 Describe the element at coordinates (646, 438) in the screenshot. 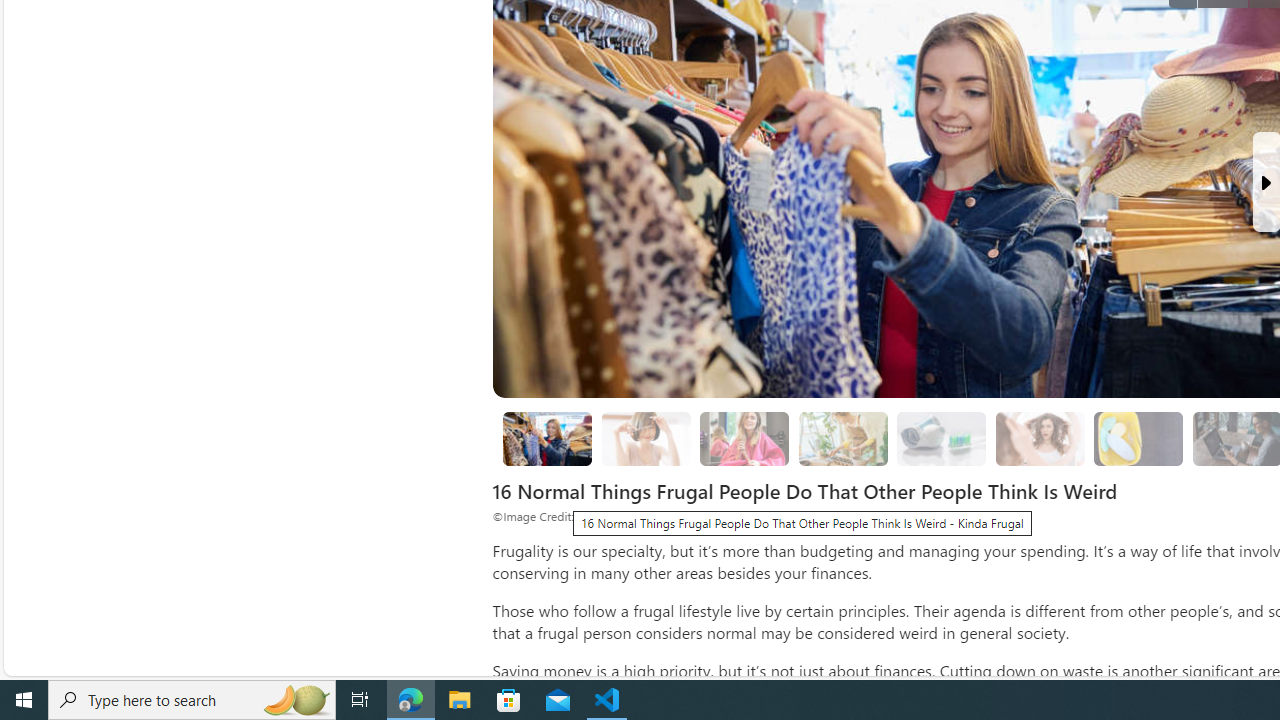

I see `'1. Cutting Hair'` at that location.